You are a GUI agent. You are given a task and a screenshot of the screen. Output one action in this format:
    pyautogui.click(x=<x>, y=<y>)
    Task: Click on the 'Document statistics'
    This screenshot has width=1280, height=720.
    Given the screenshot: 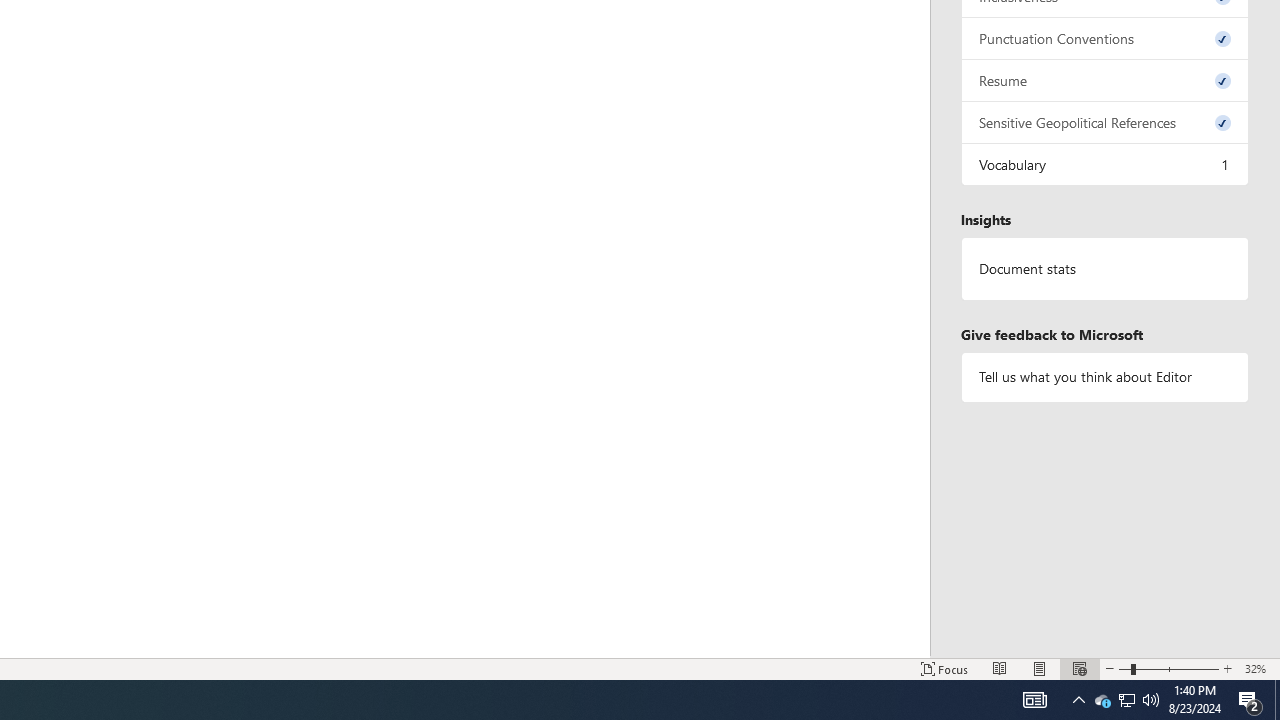 What is the action you would take?
    pyautogui.click(x=1104, y=268)
    